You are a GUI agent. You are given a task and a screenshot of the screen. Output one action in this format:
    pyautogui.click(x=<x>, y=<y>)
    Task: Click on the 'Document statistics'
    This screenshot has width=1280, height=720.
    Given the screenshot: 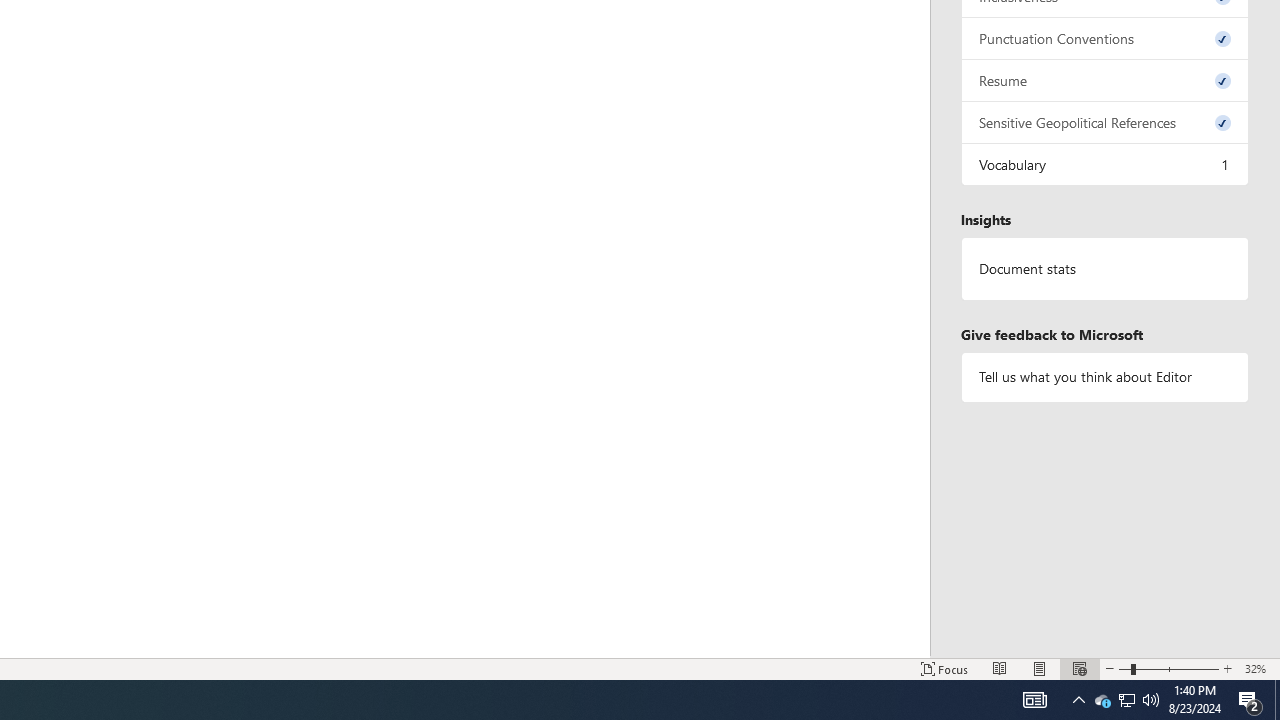 What is the action you would take?
    pyautogui.click(x=1104, y=268)
    